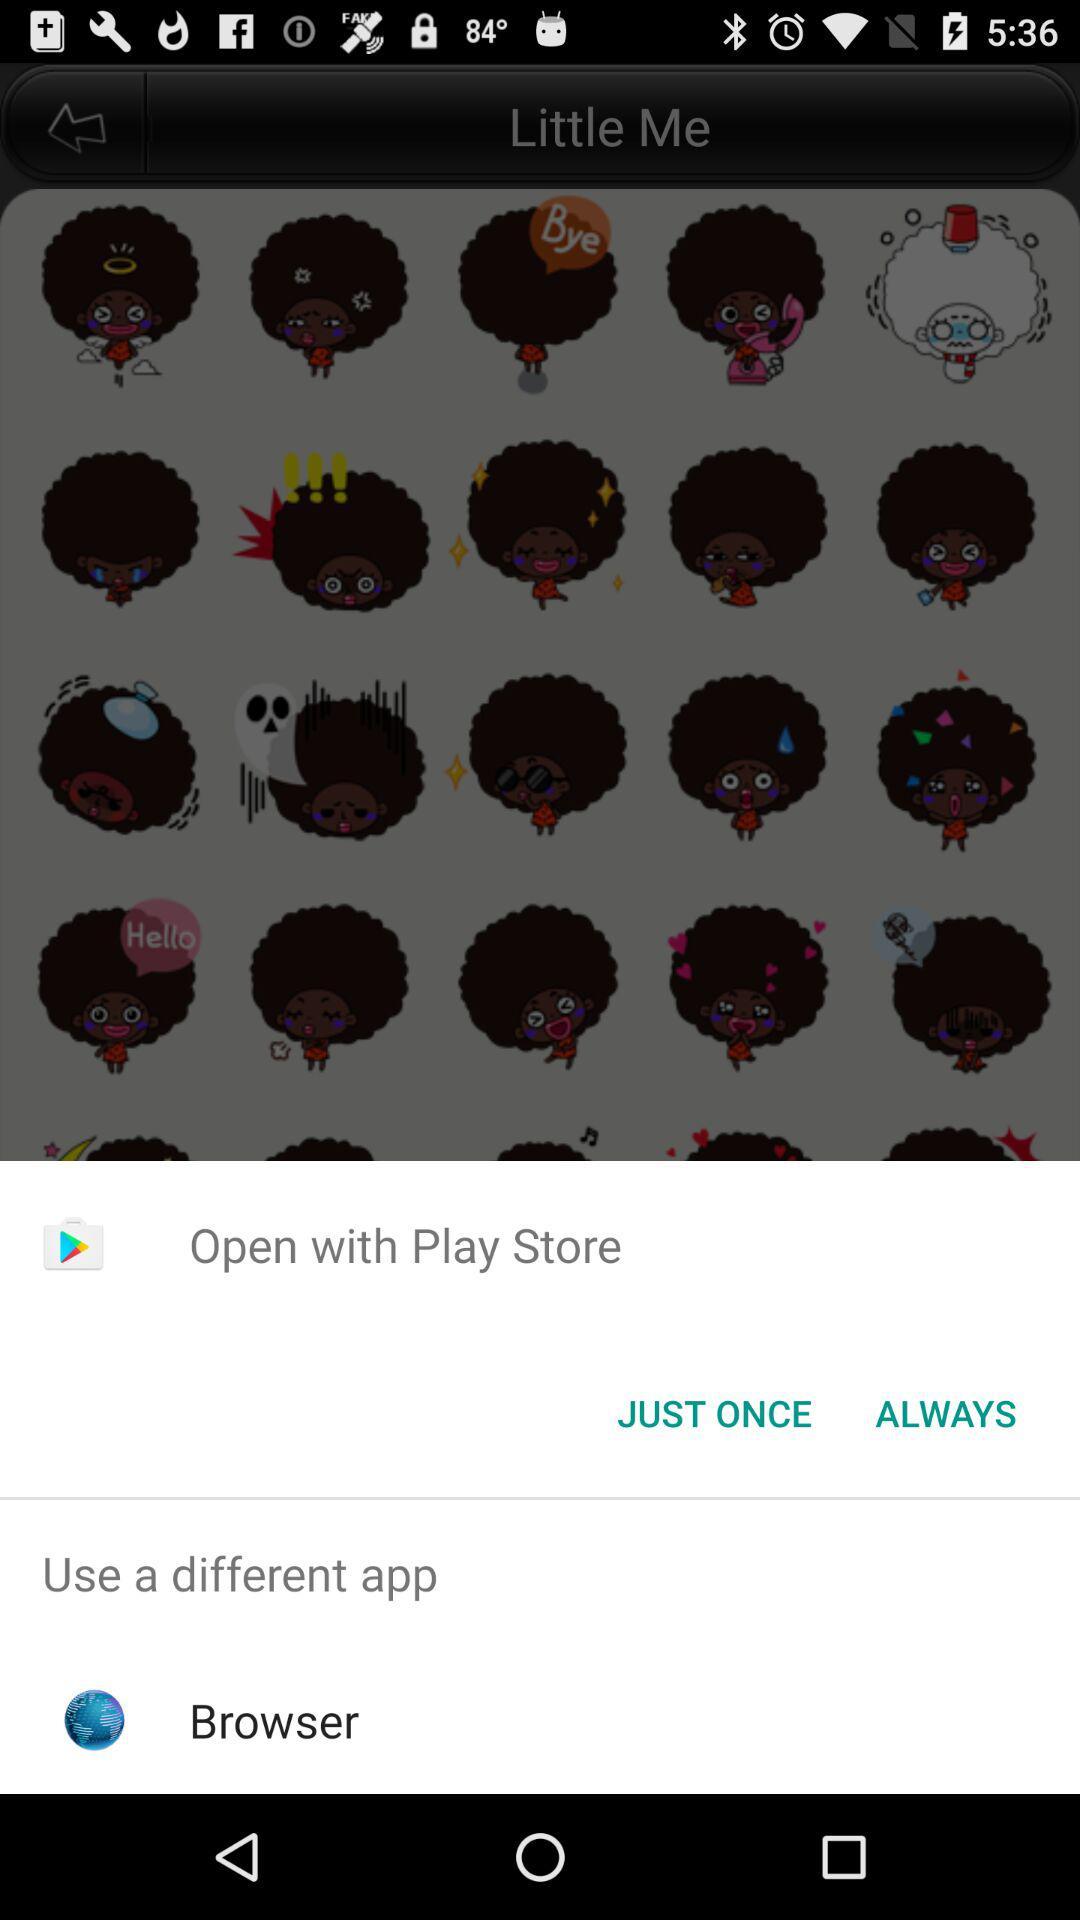 The image size is (1080, 1920). Describe the element at coordinates (945, 1411) in the screenshot. I see `the always item` at that location.